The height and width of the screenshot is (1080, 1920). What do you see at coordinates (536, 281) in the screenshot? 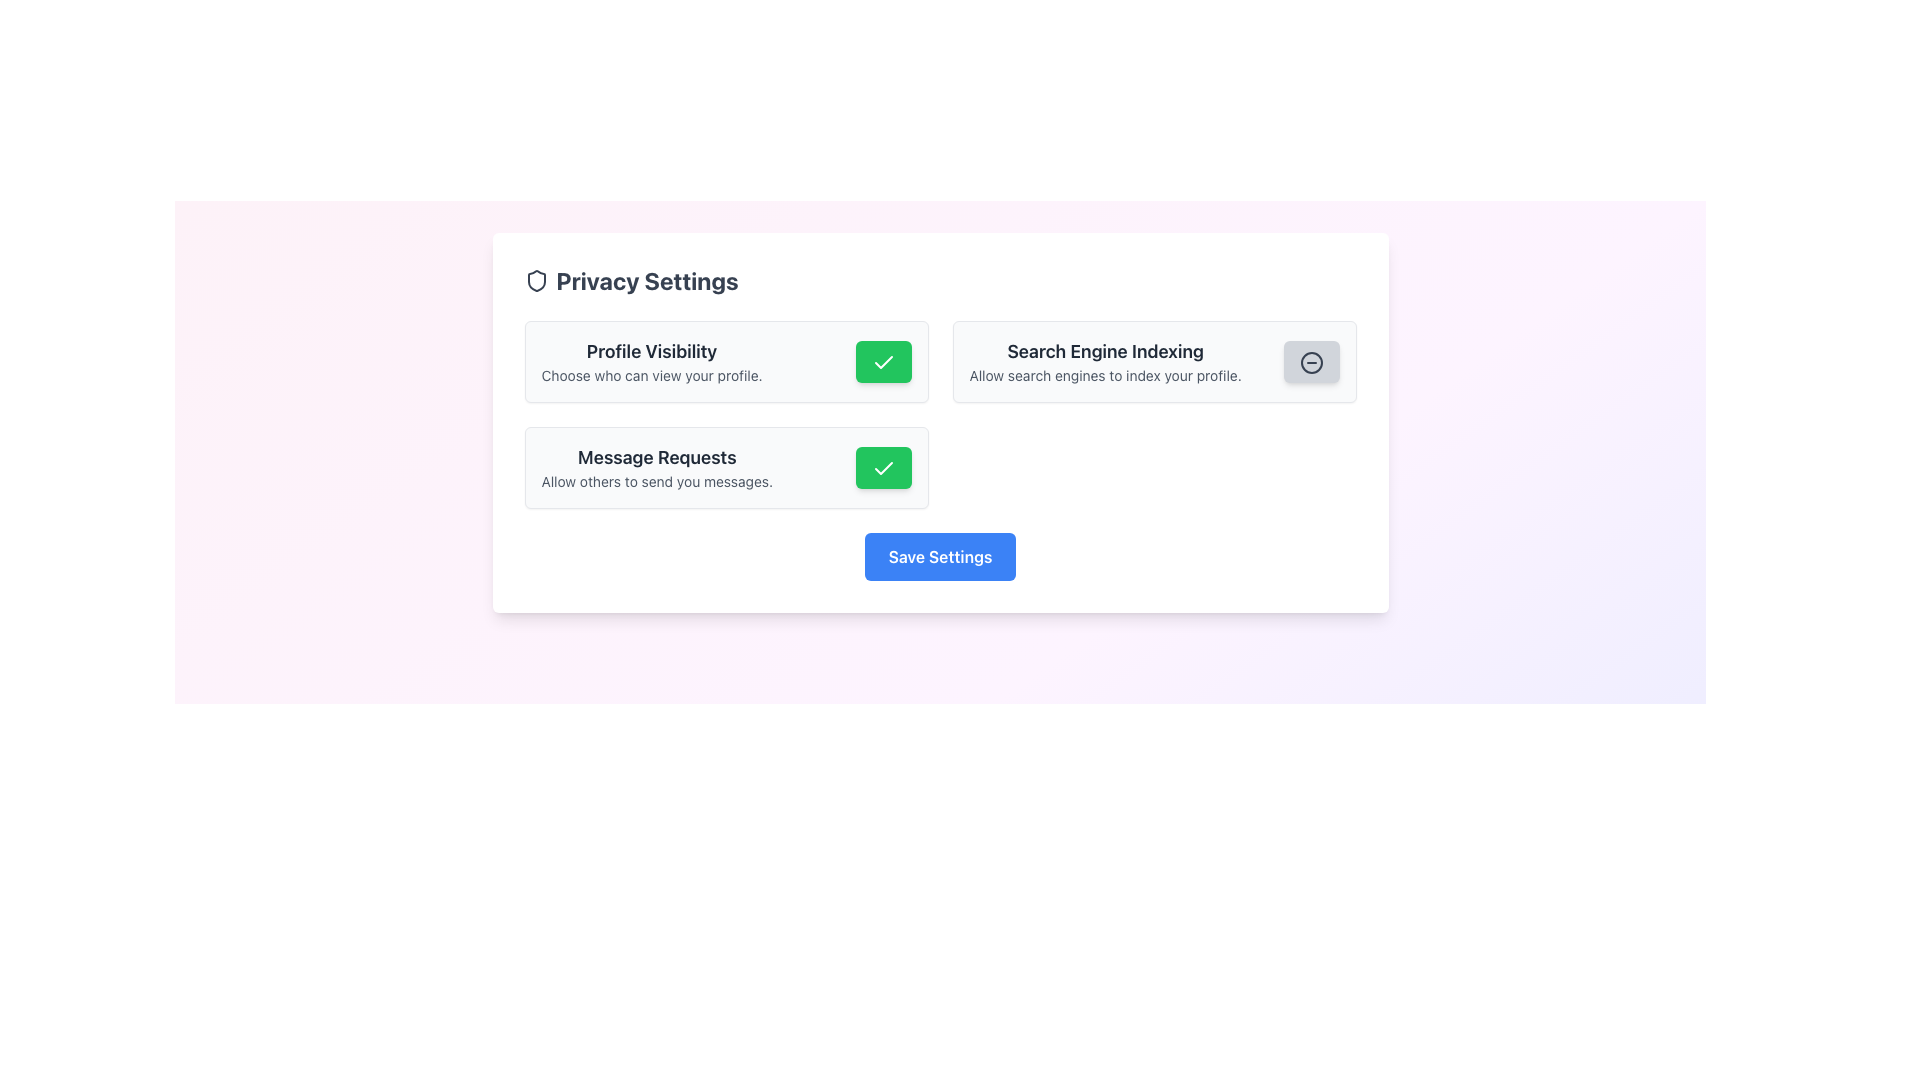
I see `security icon located in the upper-left corner of the 'Privacy Settings' card, which serves as a visual indicator for protection` at bounding box center [536, 281].